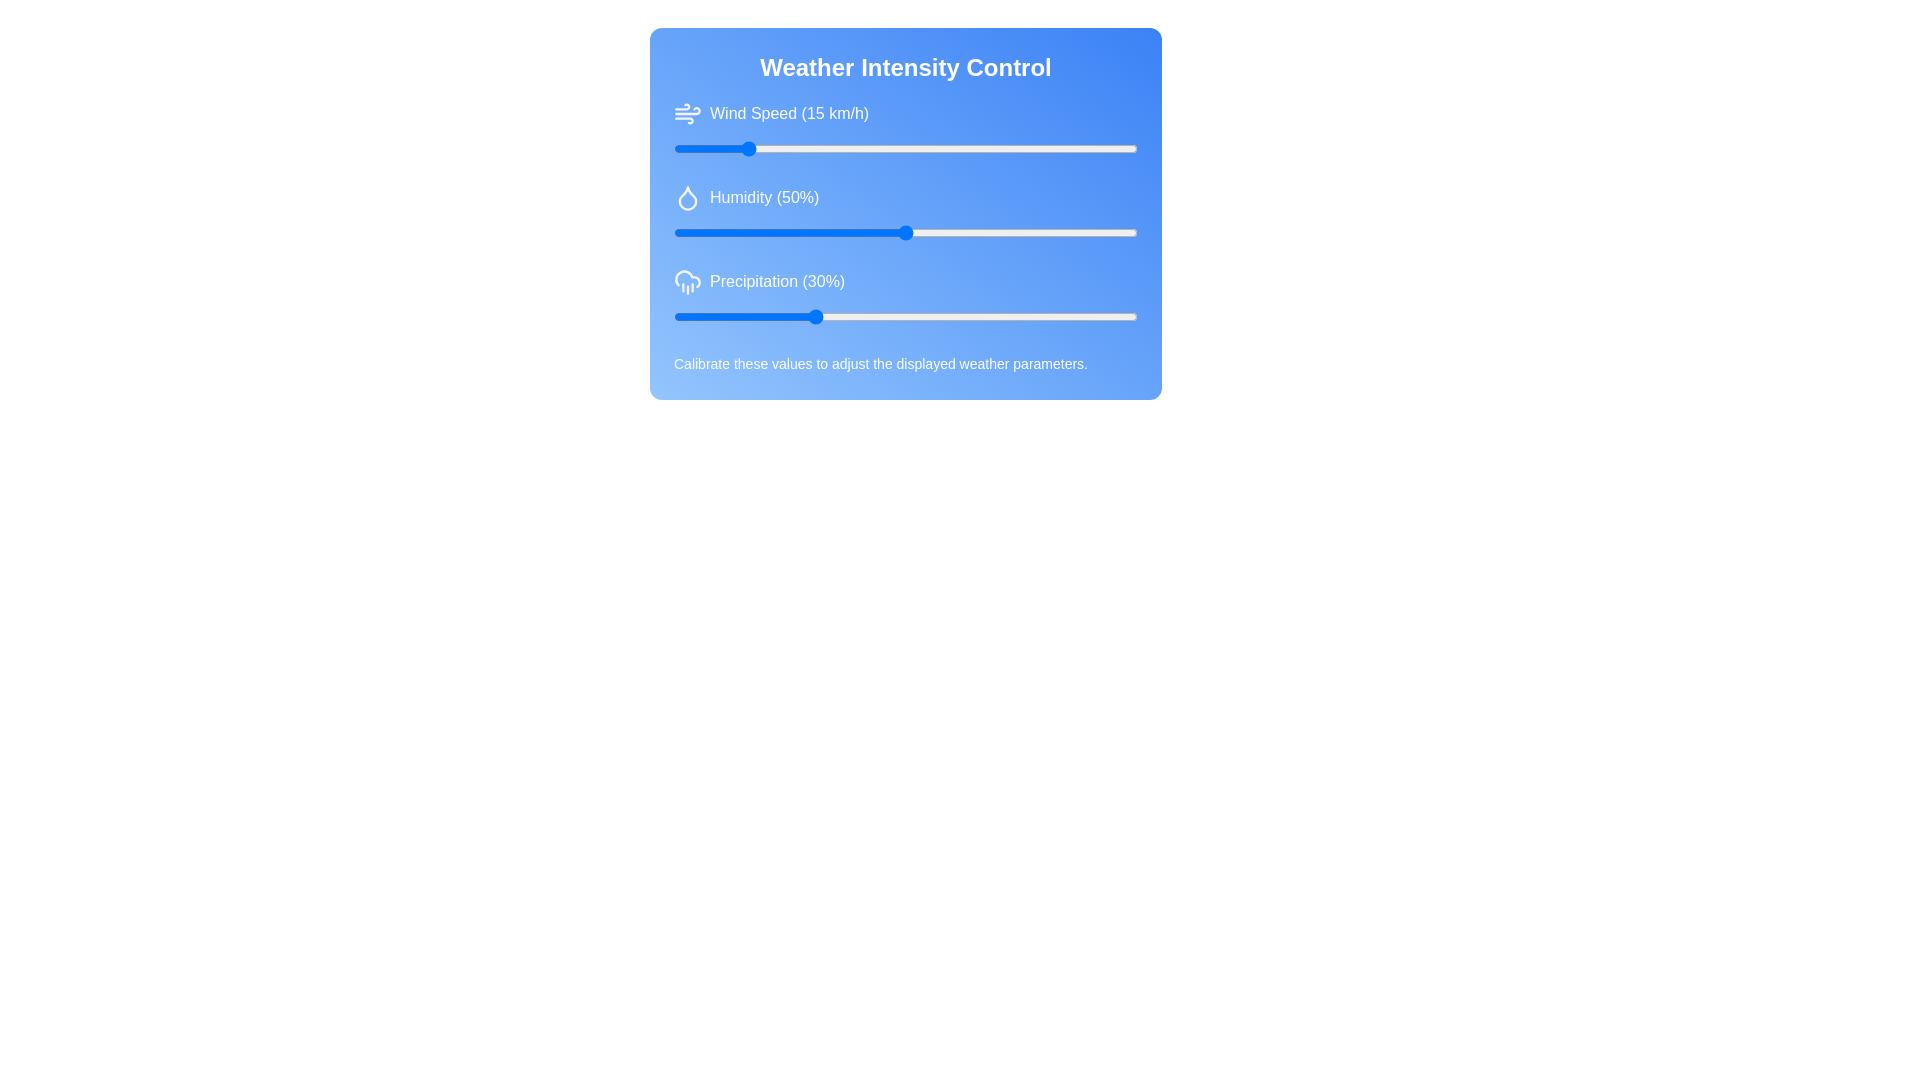 The width and height of the screenshot is (1920, 1080). I want to click on and drag the horizontal slider bar with a gray background and blue selection indicating the wind speed value, located below the 'Wind Speed (15 km/h)' label, to adjust the value, so click(905, 148).